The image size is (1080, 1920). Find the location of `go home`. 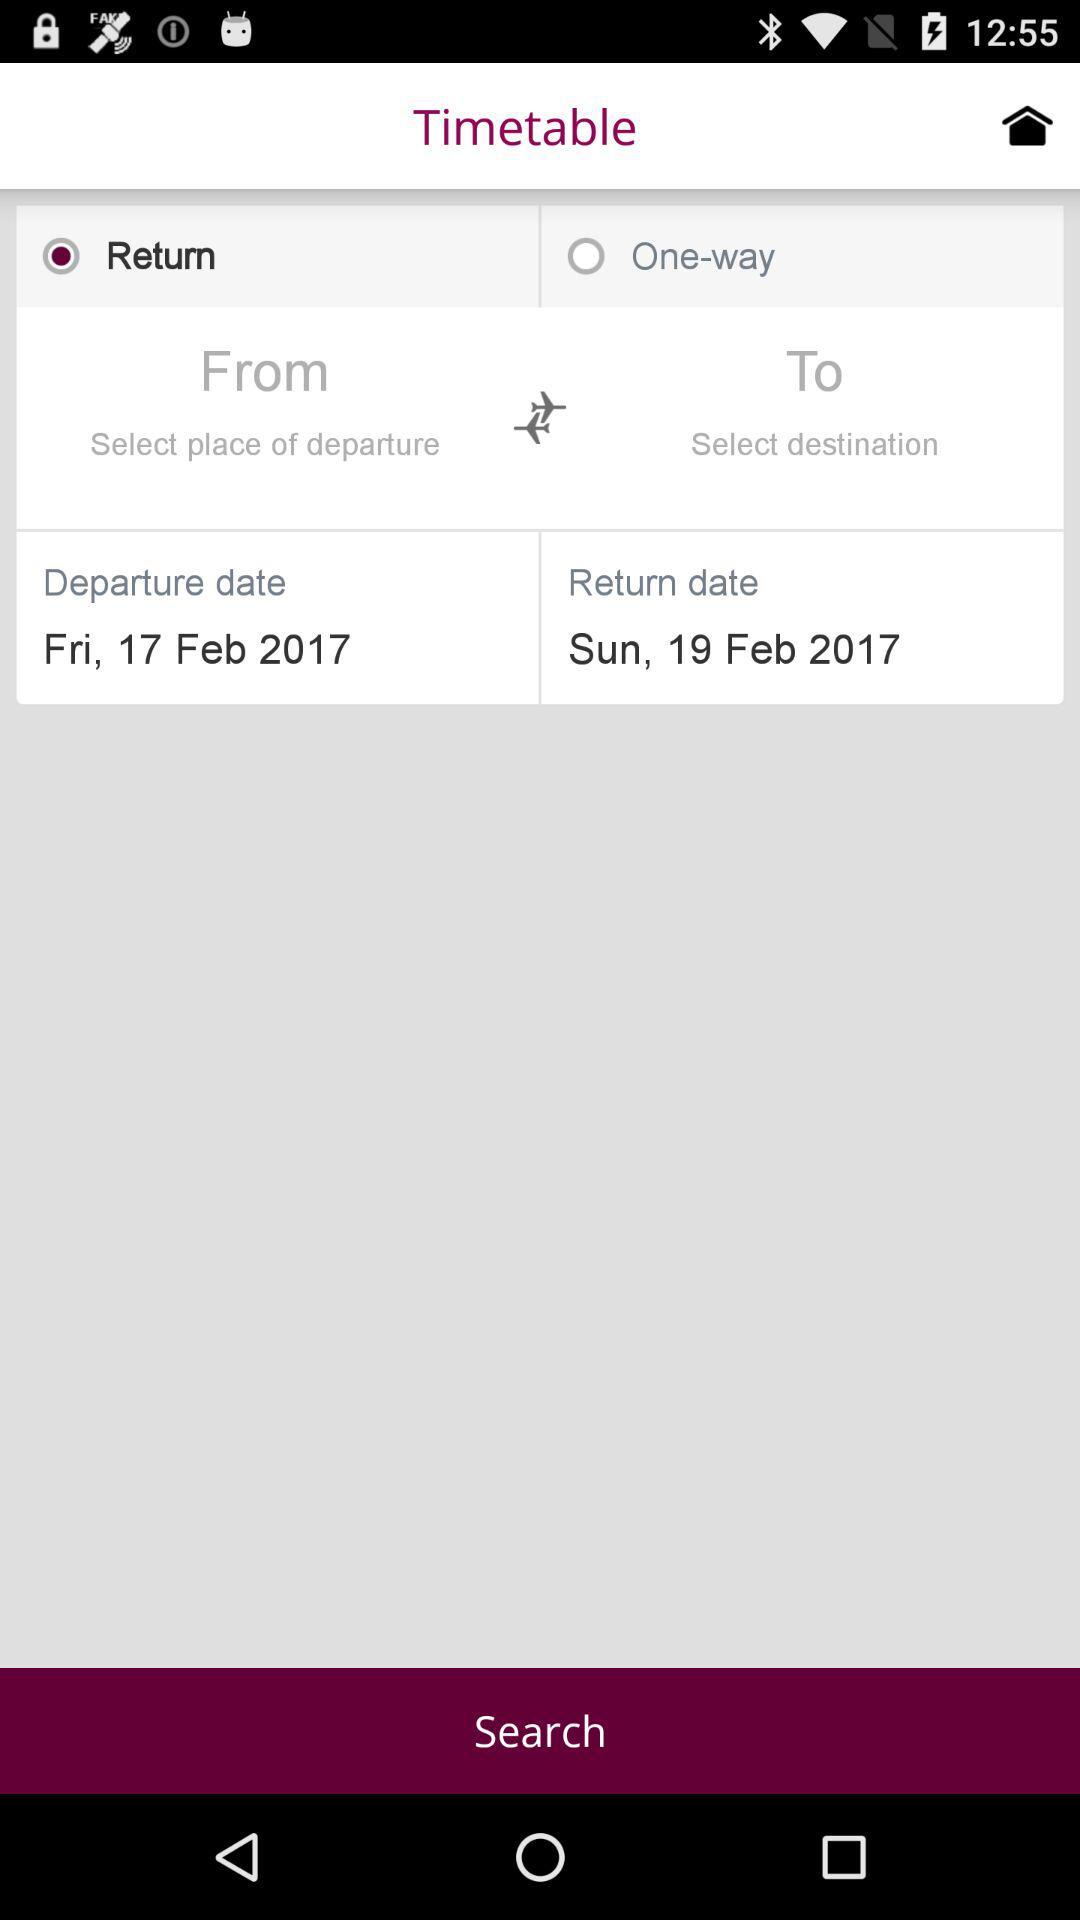

go home is located at coordinates (1027, 124).